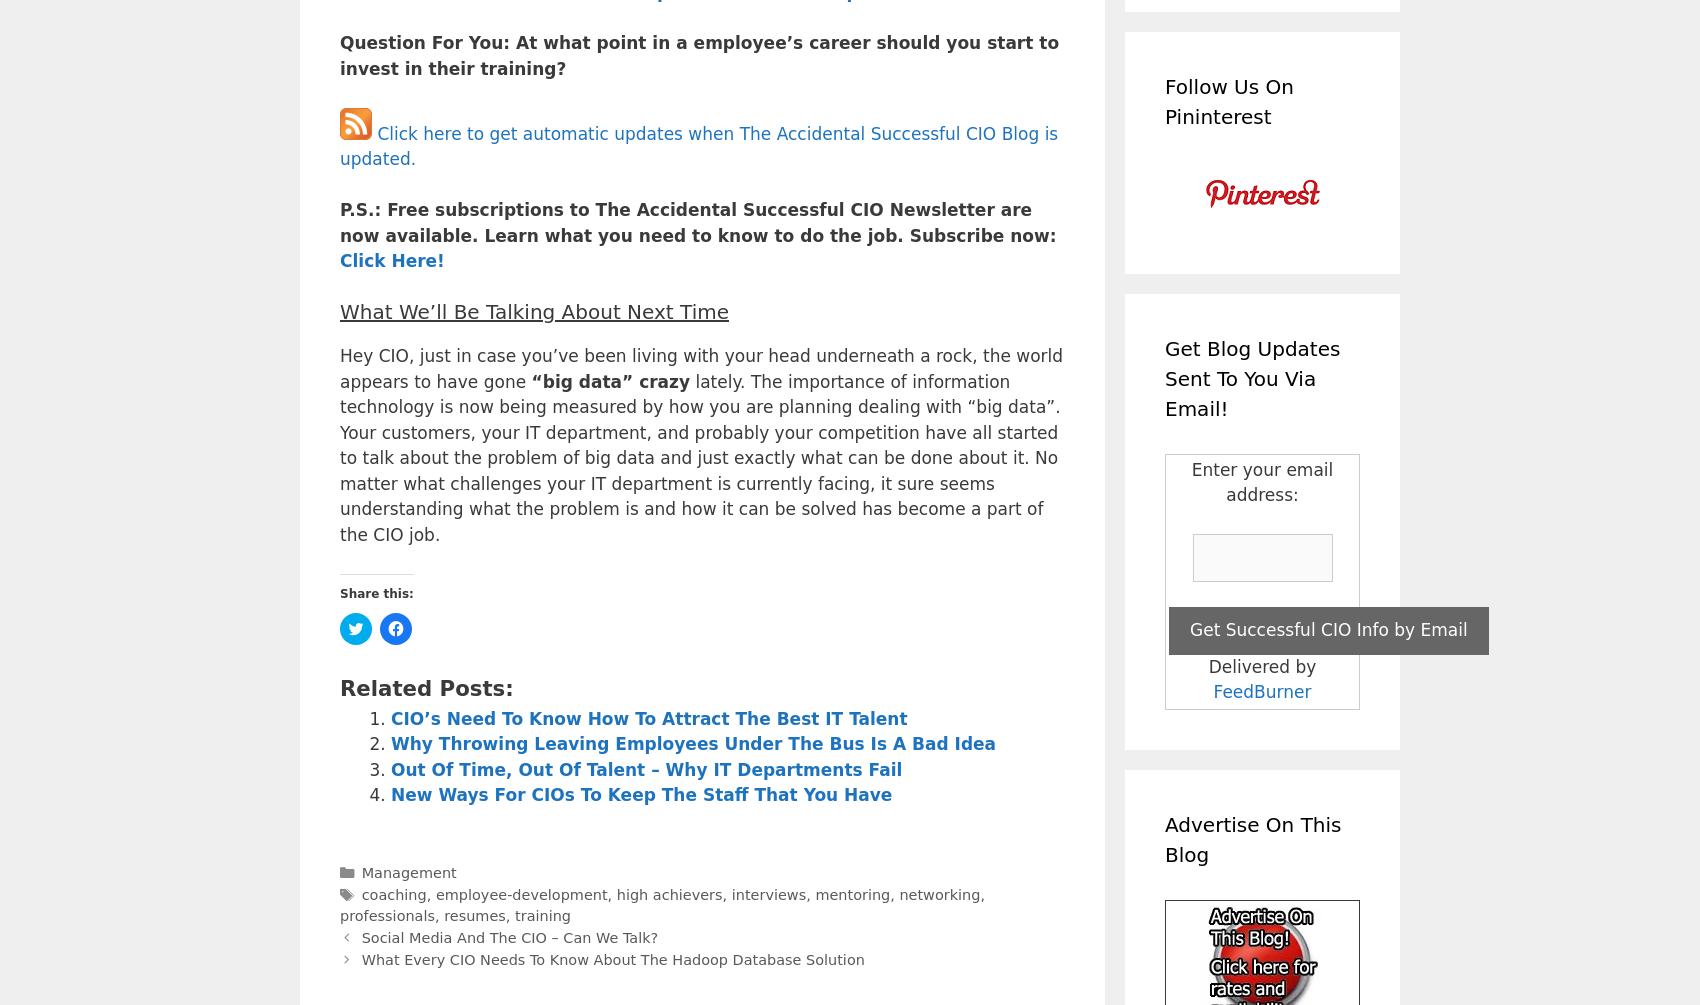  Describe the element at coordinates (699, 146) in the screenshot. I see `'Click here to get automatic updates when The Accidental Successful CIO Blog is updated.'` at that location.